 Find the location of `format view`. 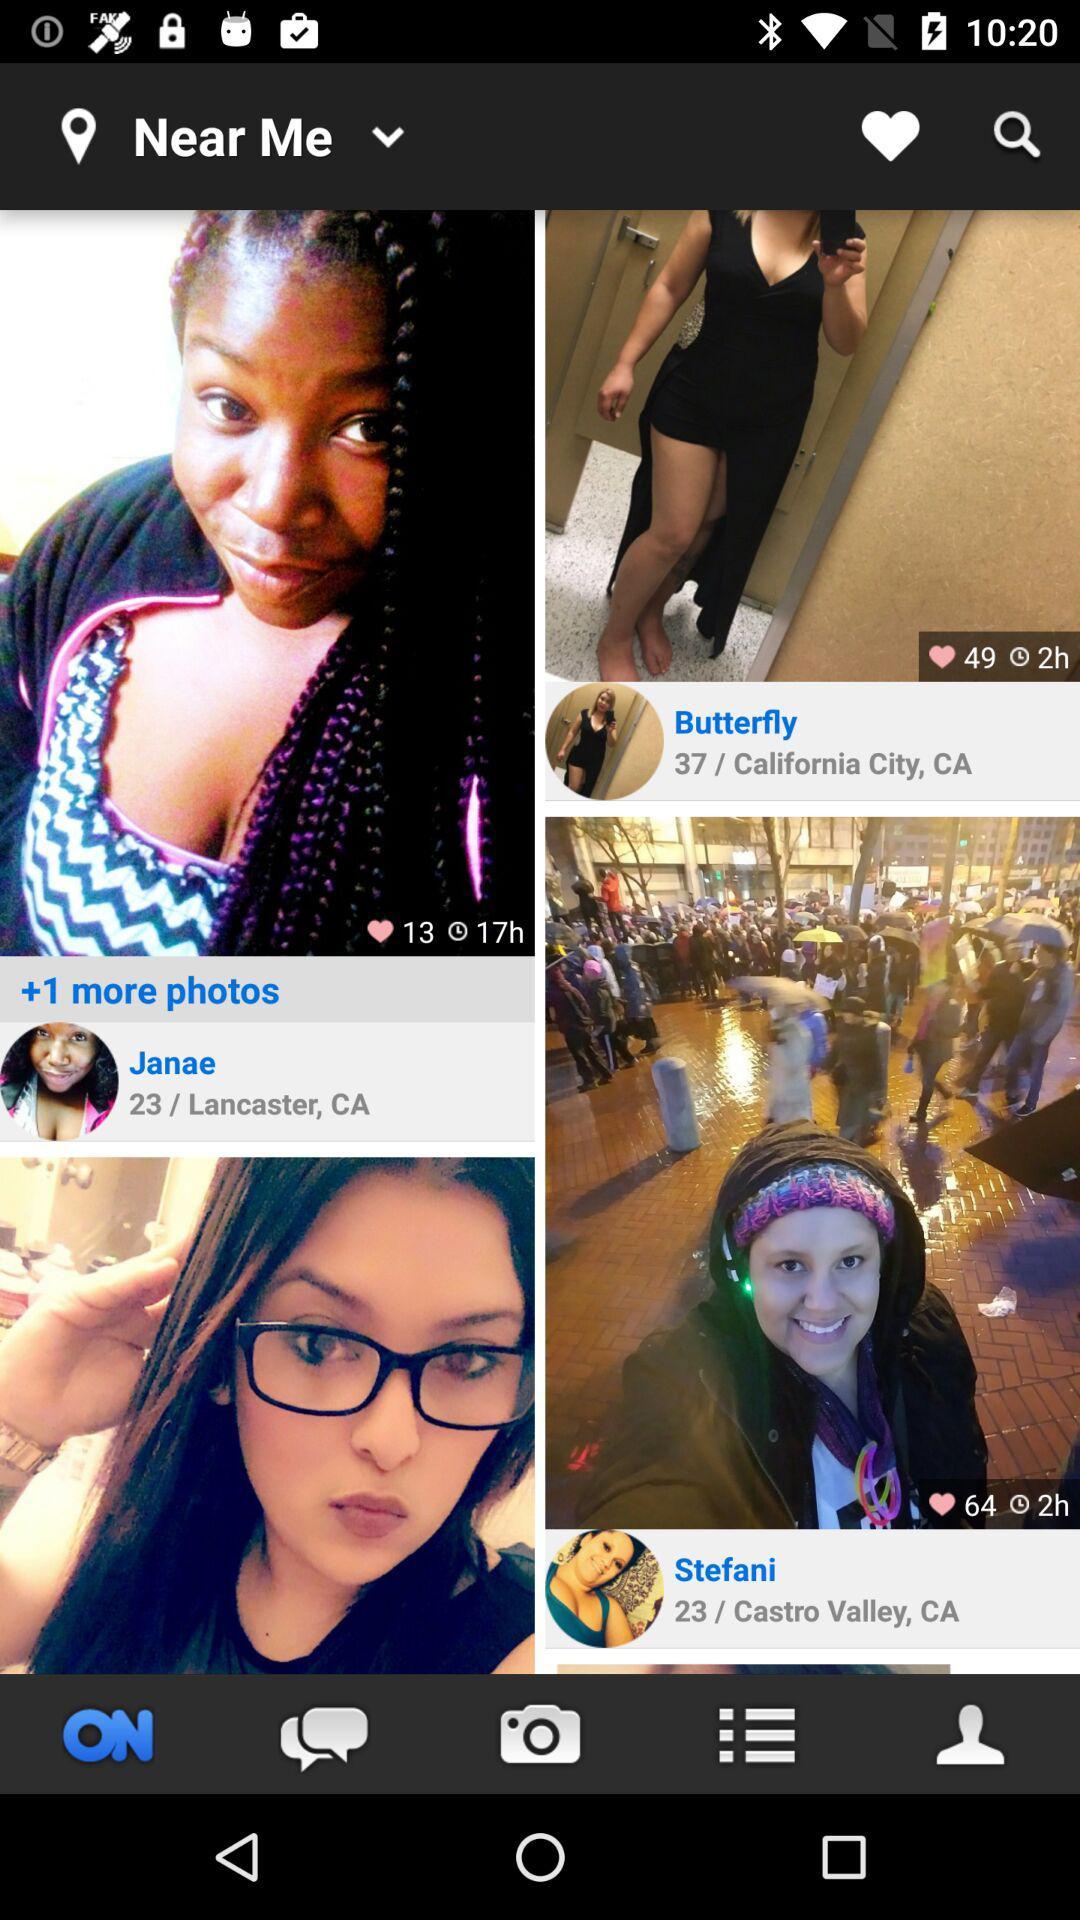

format view is located at coordinates (756, 1733).